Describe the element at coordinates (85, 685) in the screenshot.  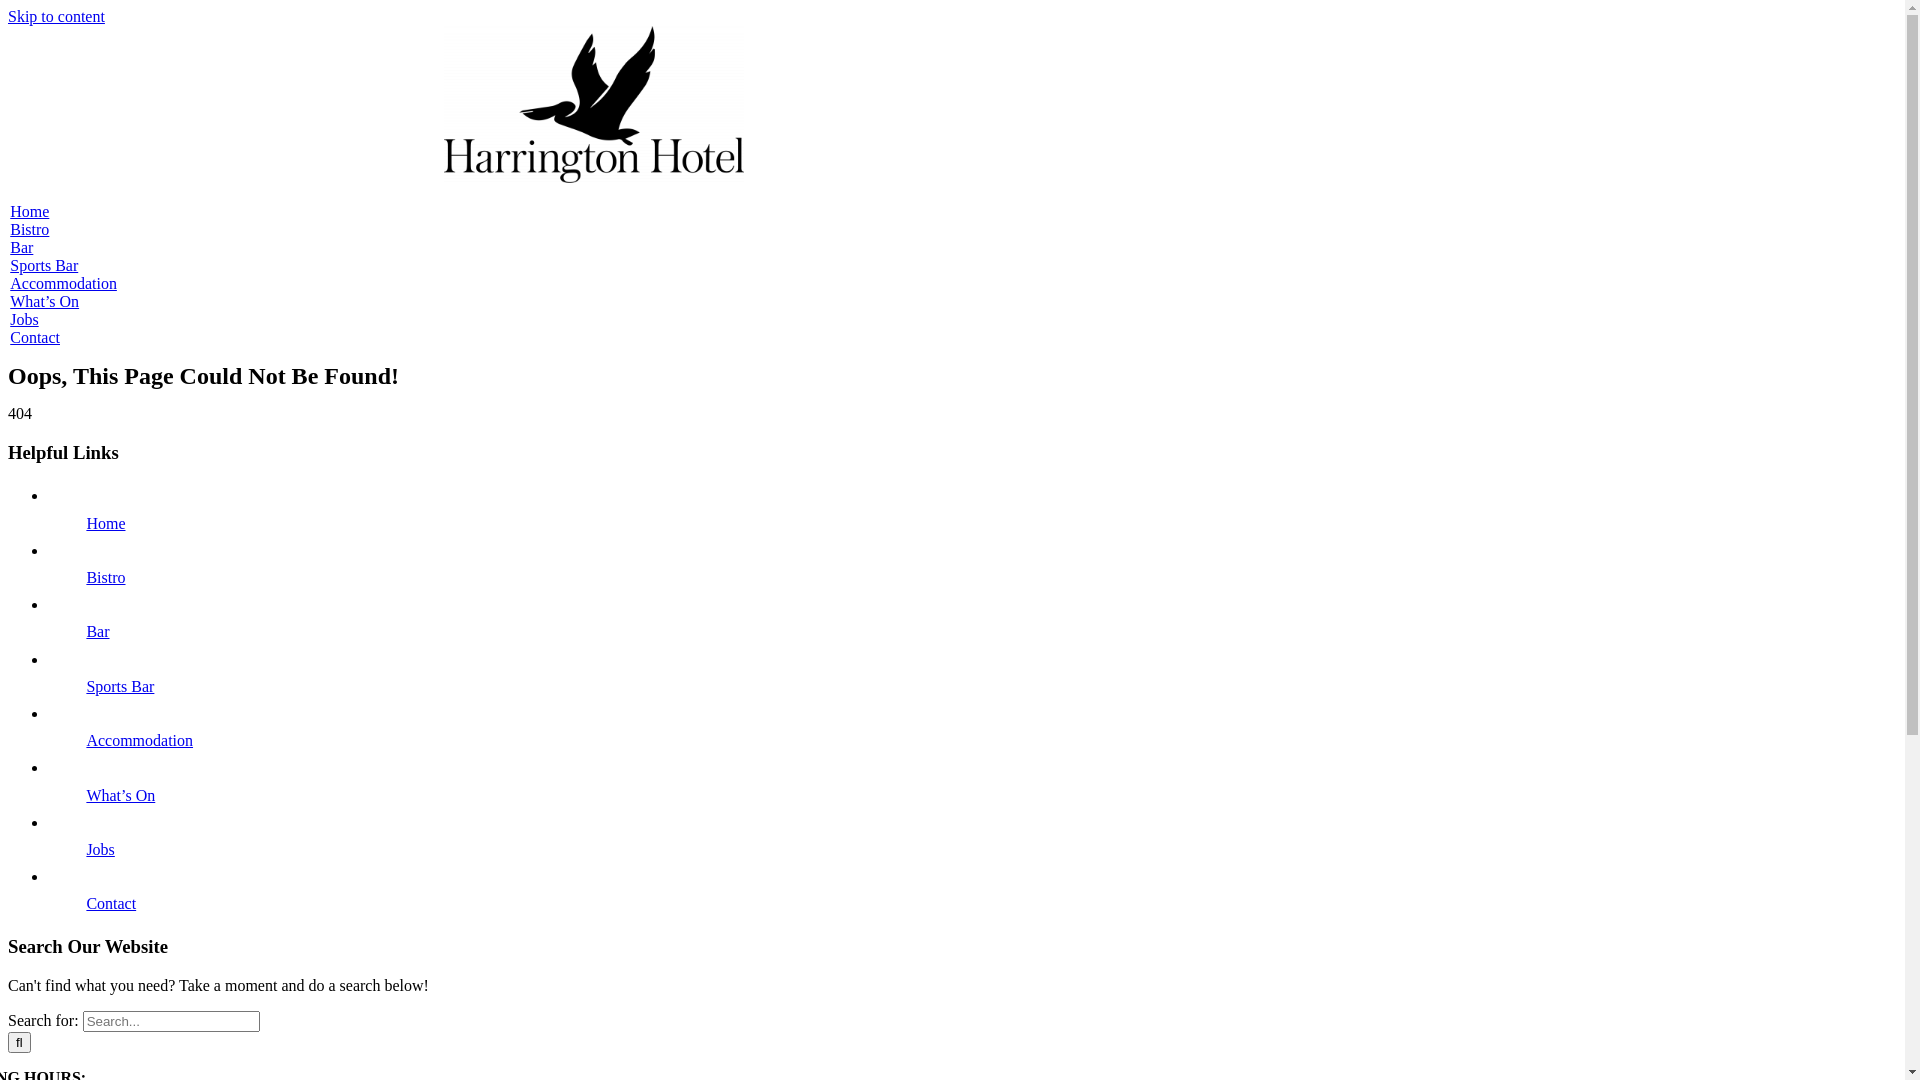
I see `'Sports Bar'` at that location.